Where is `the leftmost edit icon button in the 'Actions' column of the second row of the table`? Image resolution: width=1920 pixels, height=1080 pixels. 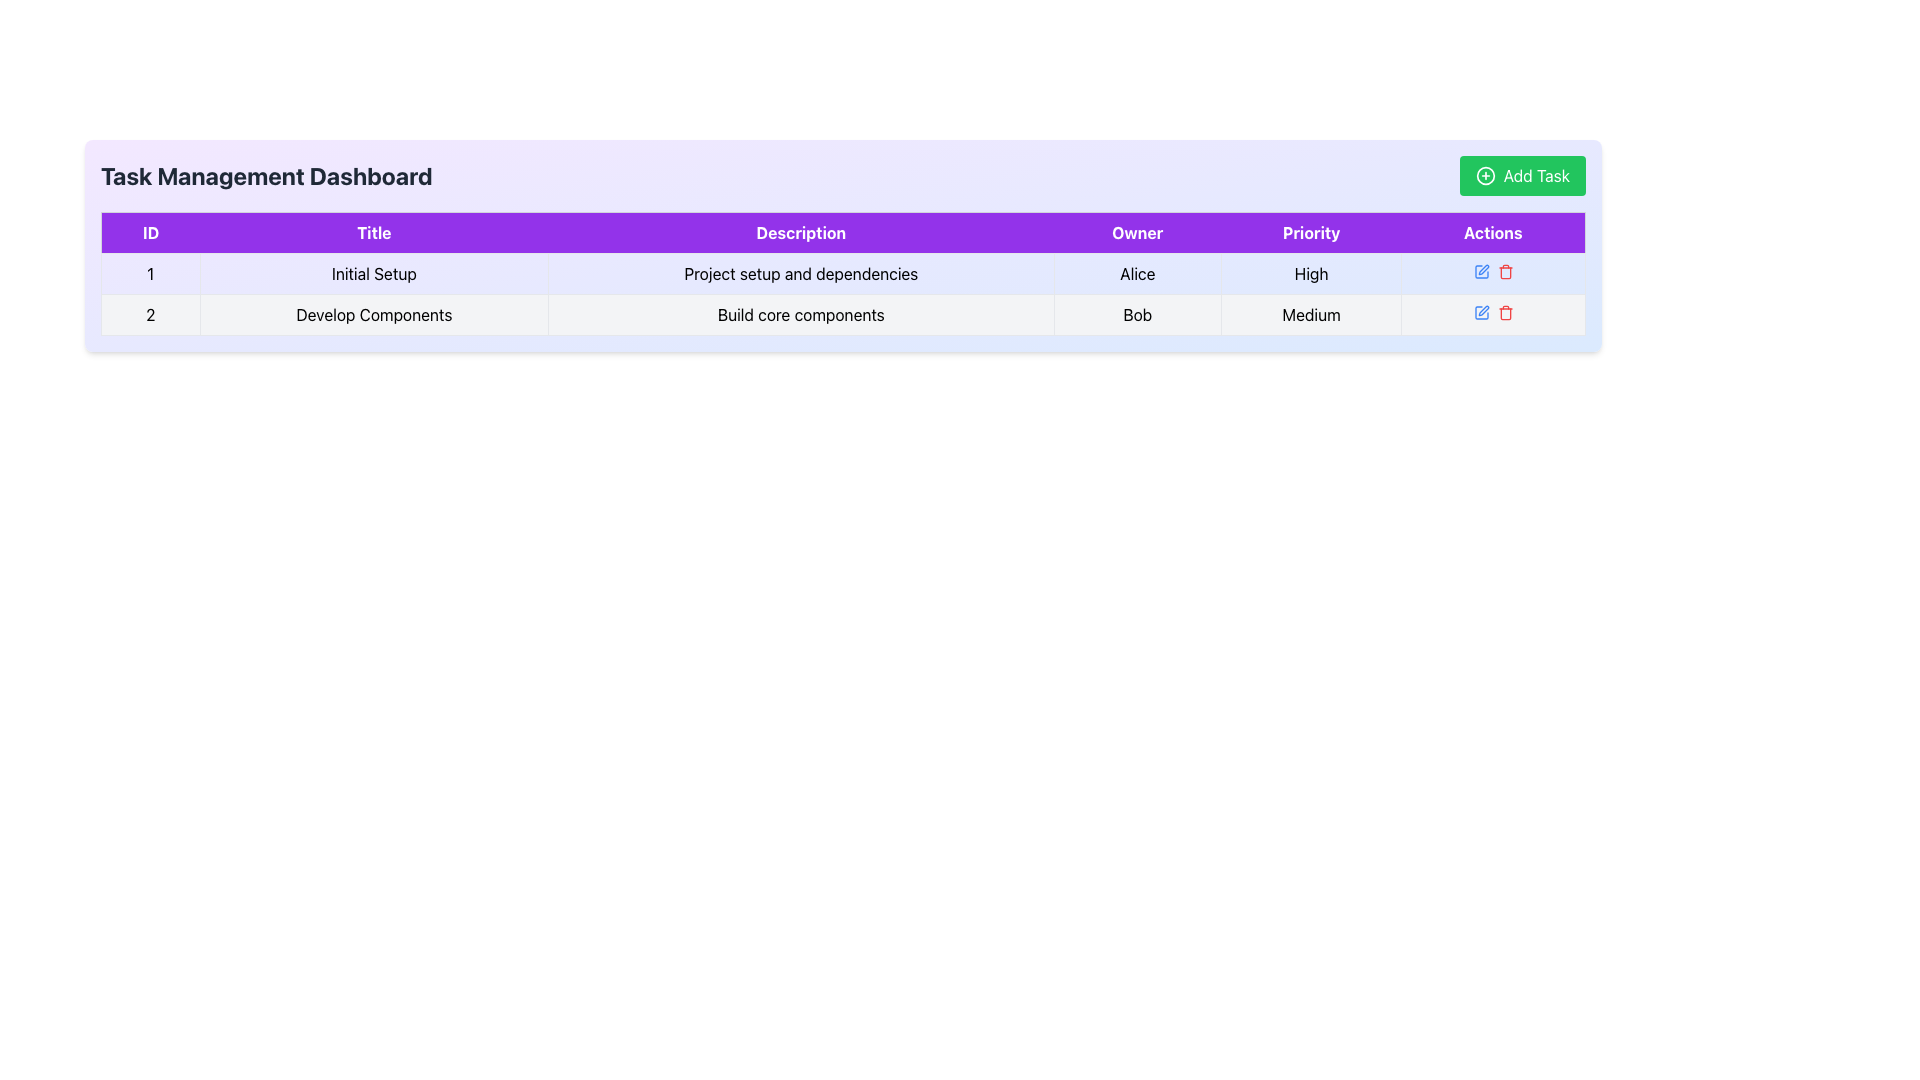 the leftmost edit icon button in the 'Actions' column of the second row of the table is located at coordinates (1481, 272).